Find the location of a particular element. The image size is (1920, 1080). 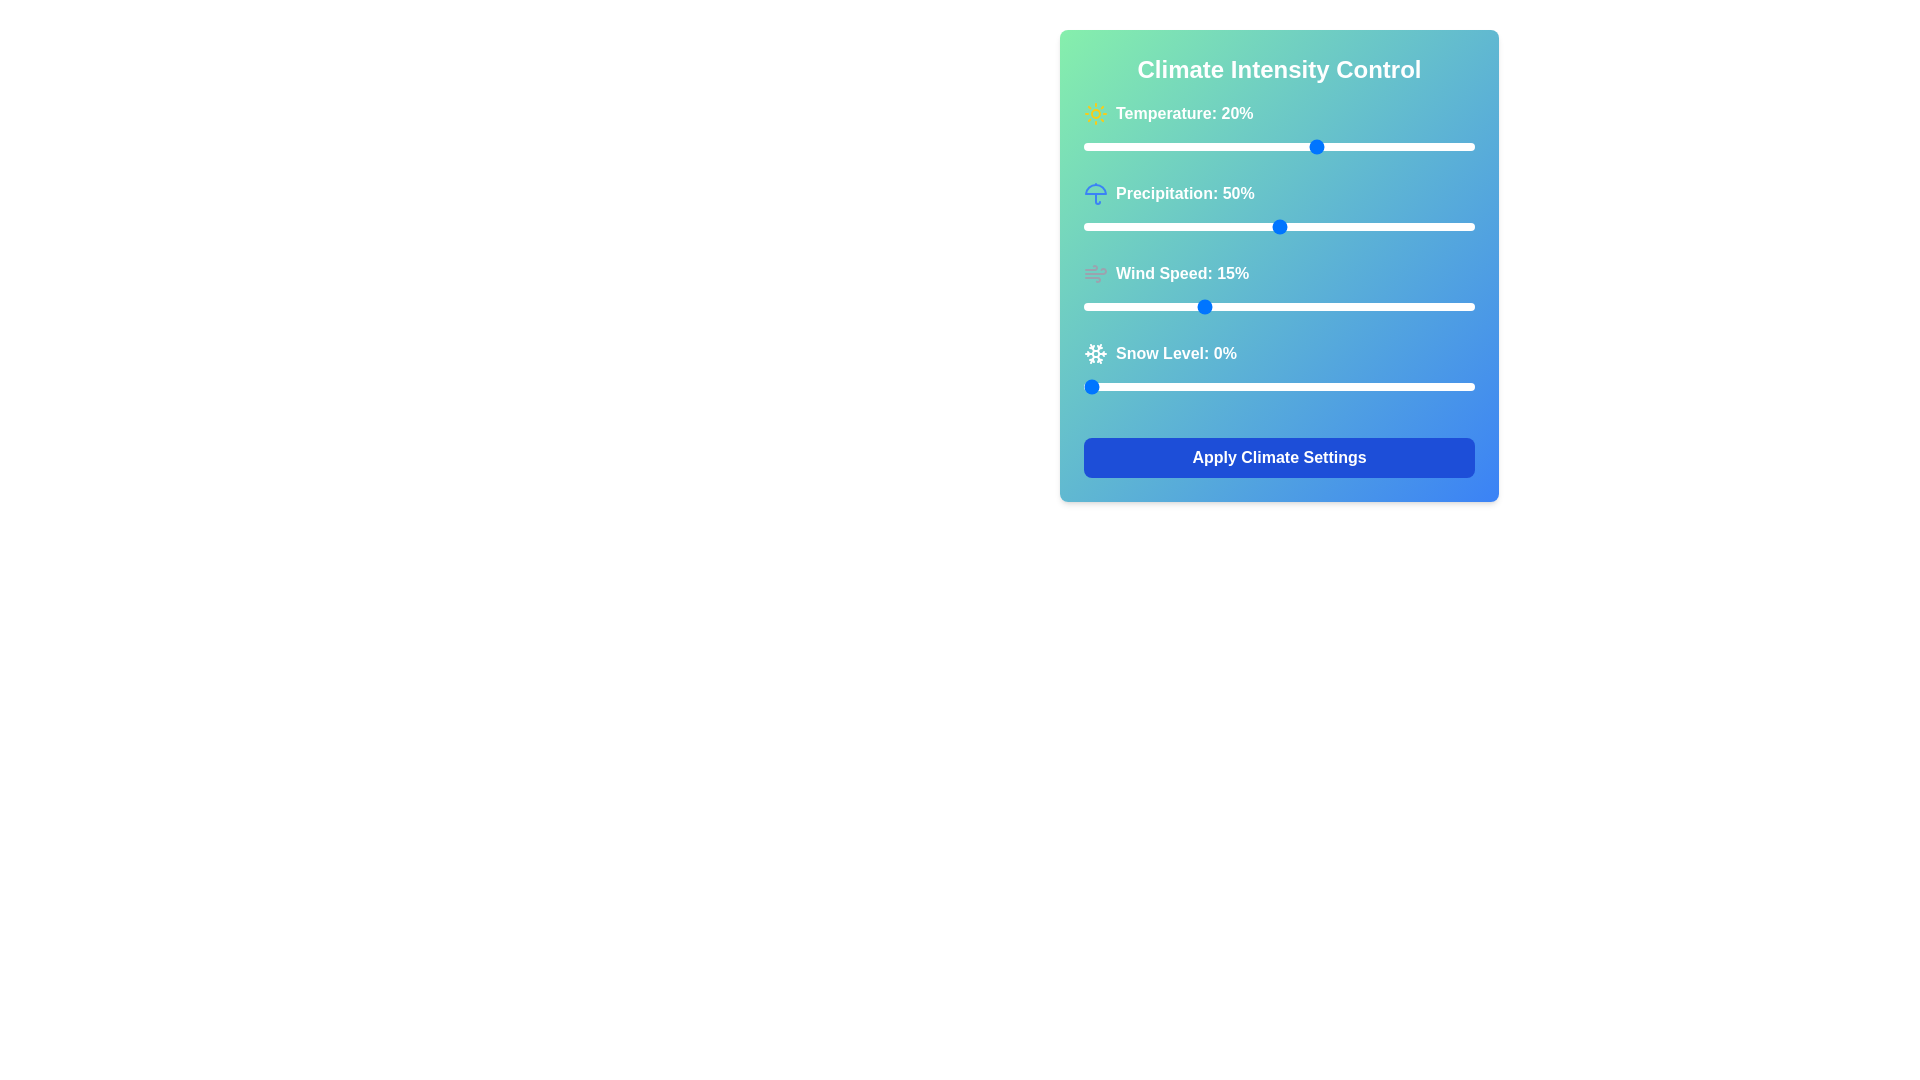

wind speed is located at coordinates (1162, 307).